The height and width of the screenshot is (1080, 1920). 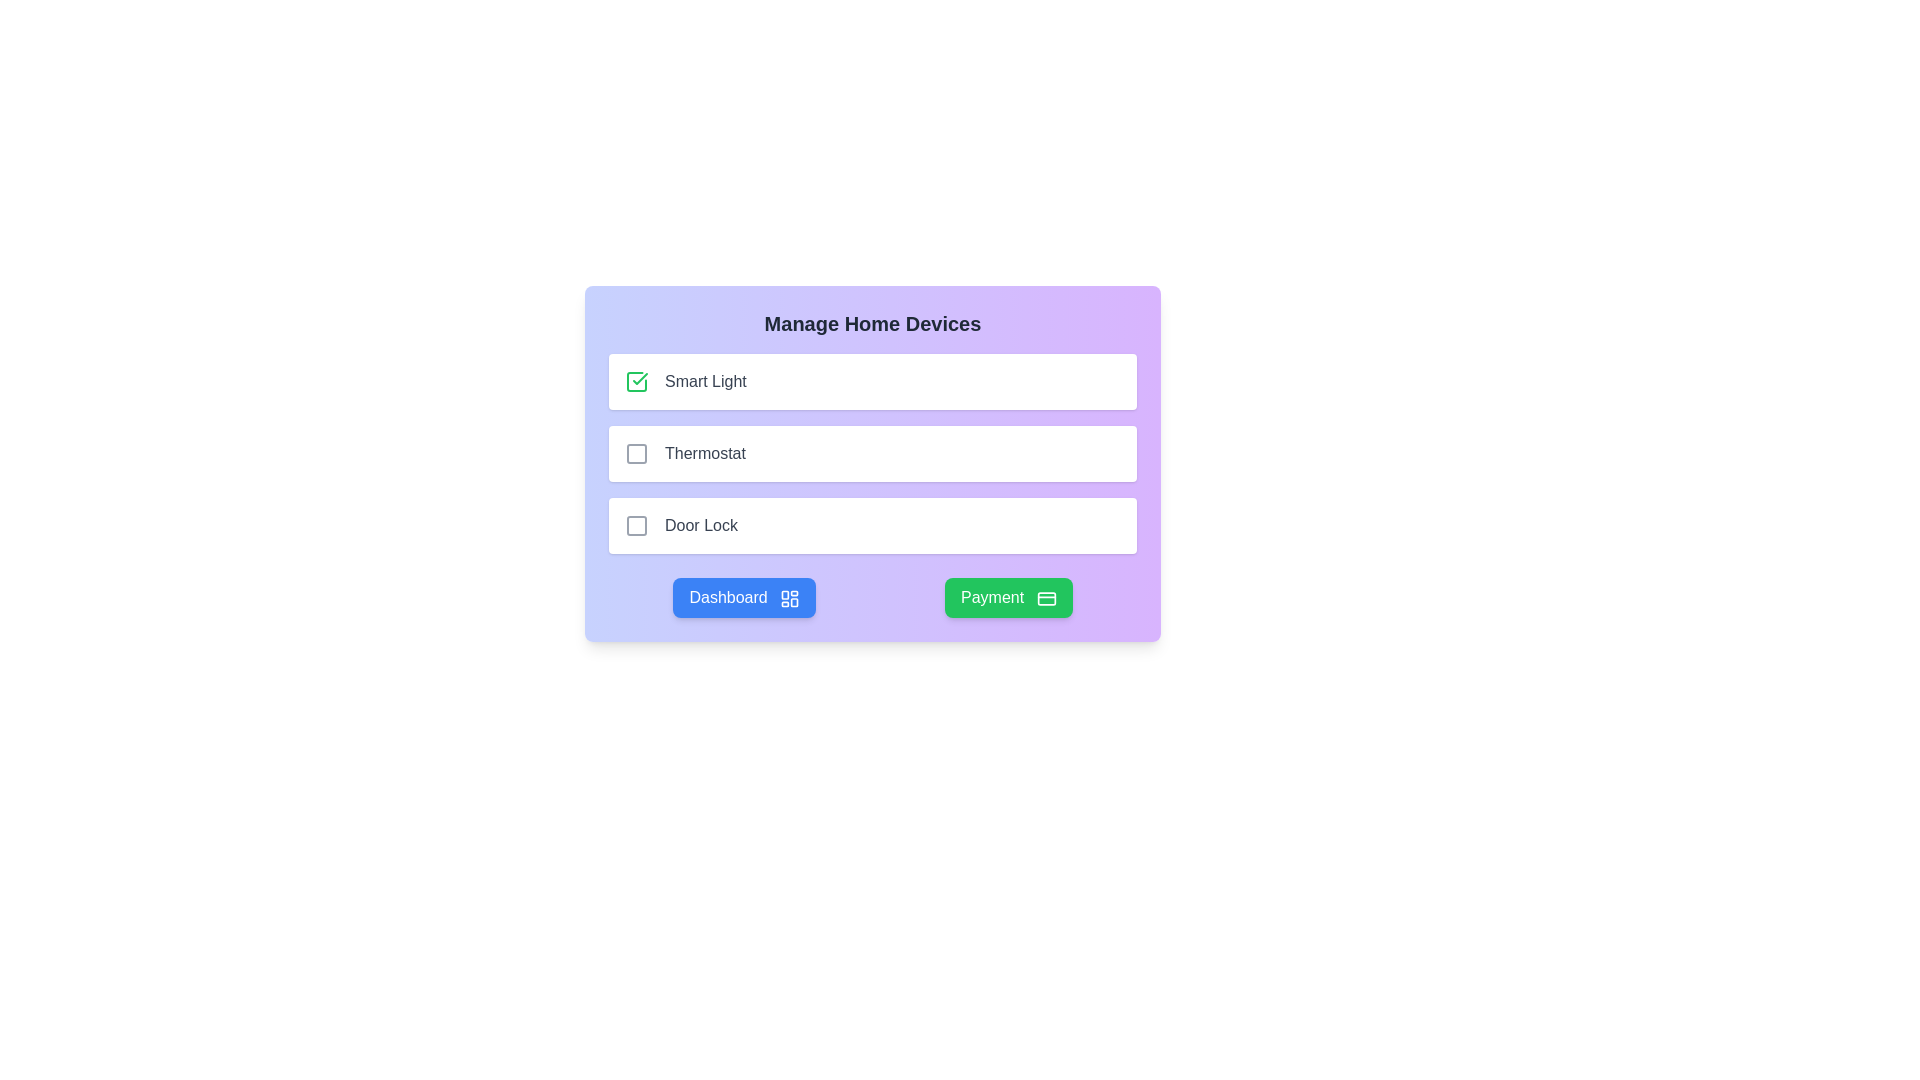 I want to click on the green checkbox icon located to the left of the text 'Smart Light', so click(x=636, y=381).